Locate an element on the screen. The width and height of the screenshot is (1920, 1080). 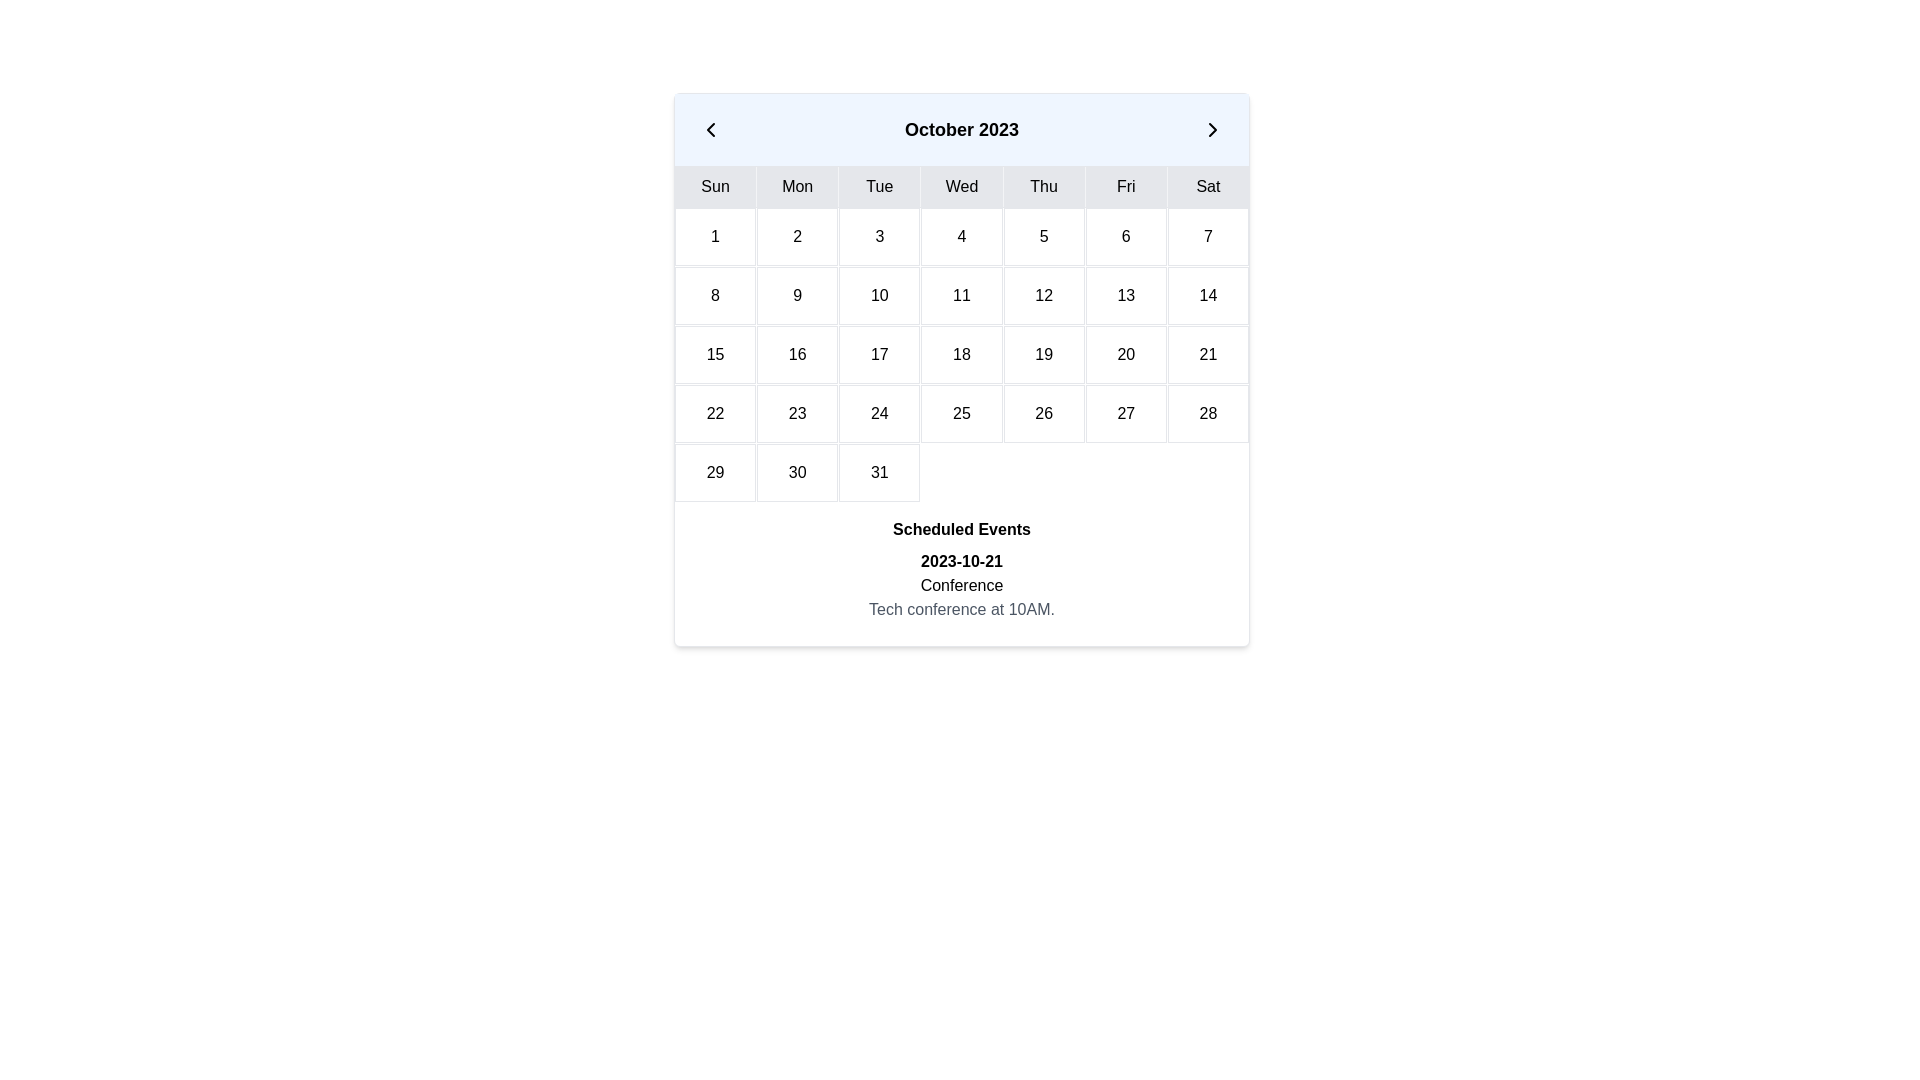
the left chevron icon button with a black outline, located on the left-hand side of the panel header, to trigger visual feedback indicating interactivity is located at coordinates (710, 130).